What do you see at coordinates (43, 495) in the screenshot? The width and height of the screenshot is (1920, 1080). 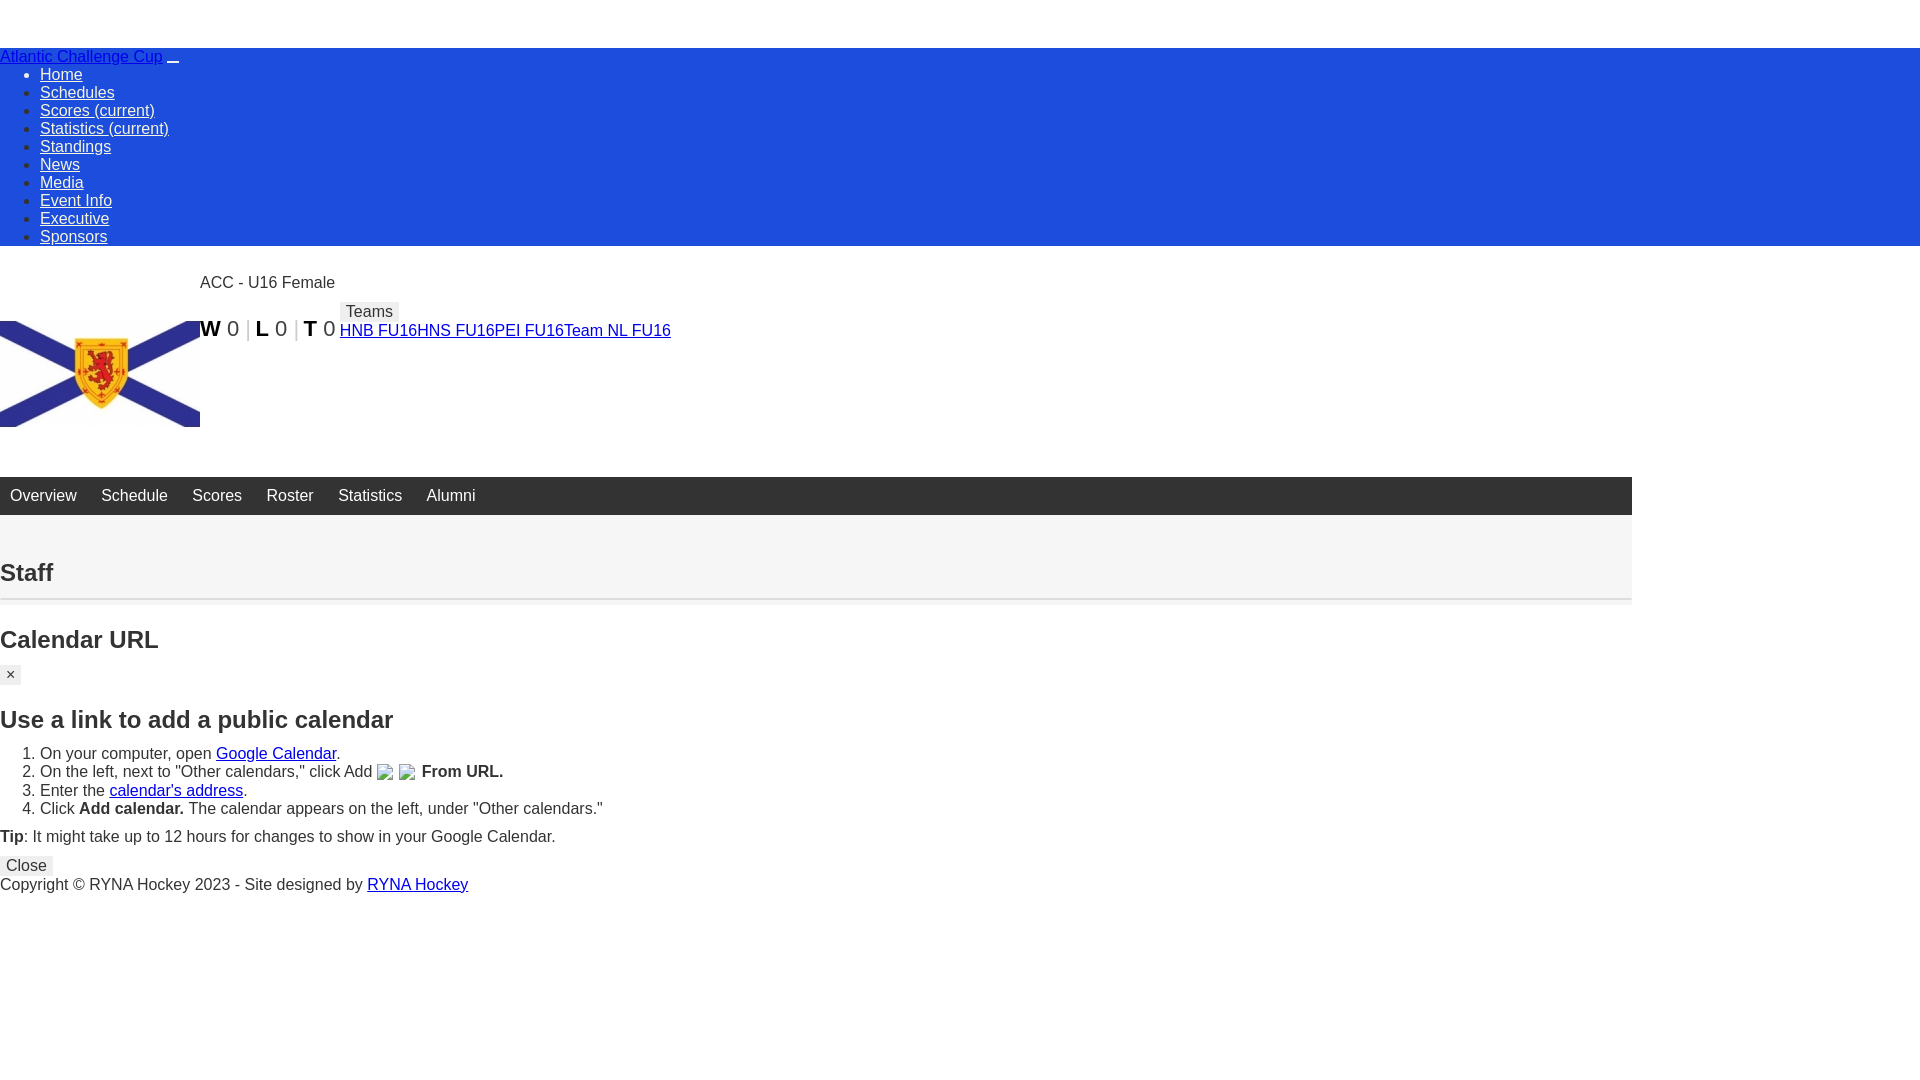 I see `'Overview'` at bounding box center [43, 495].